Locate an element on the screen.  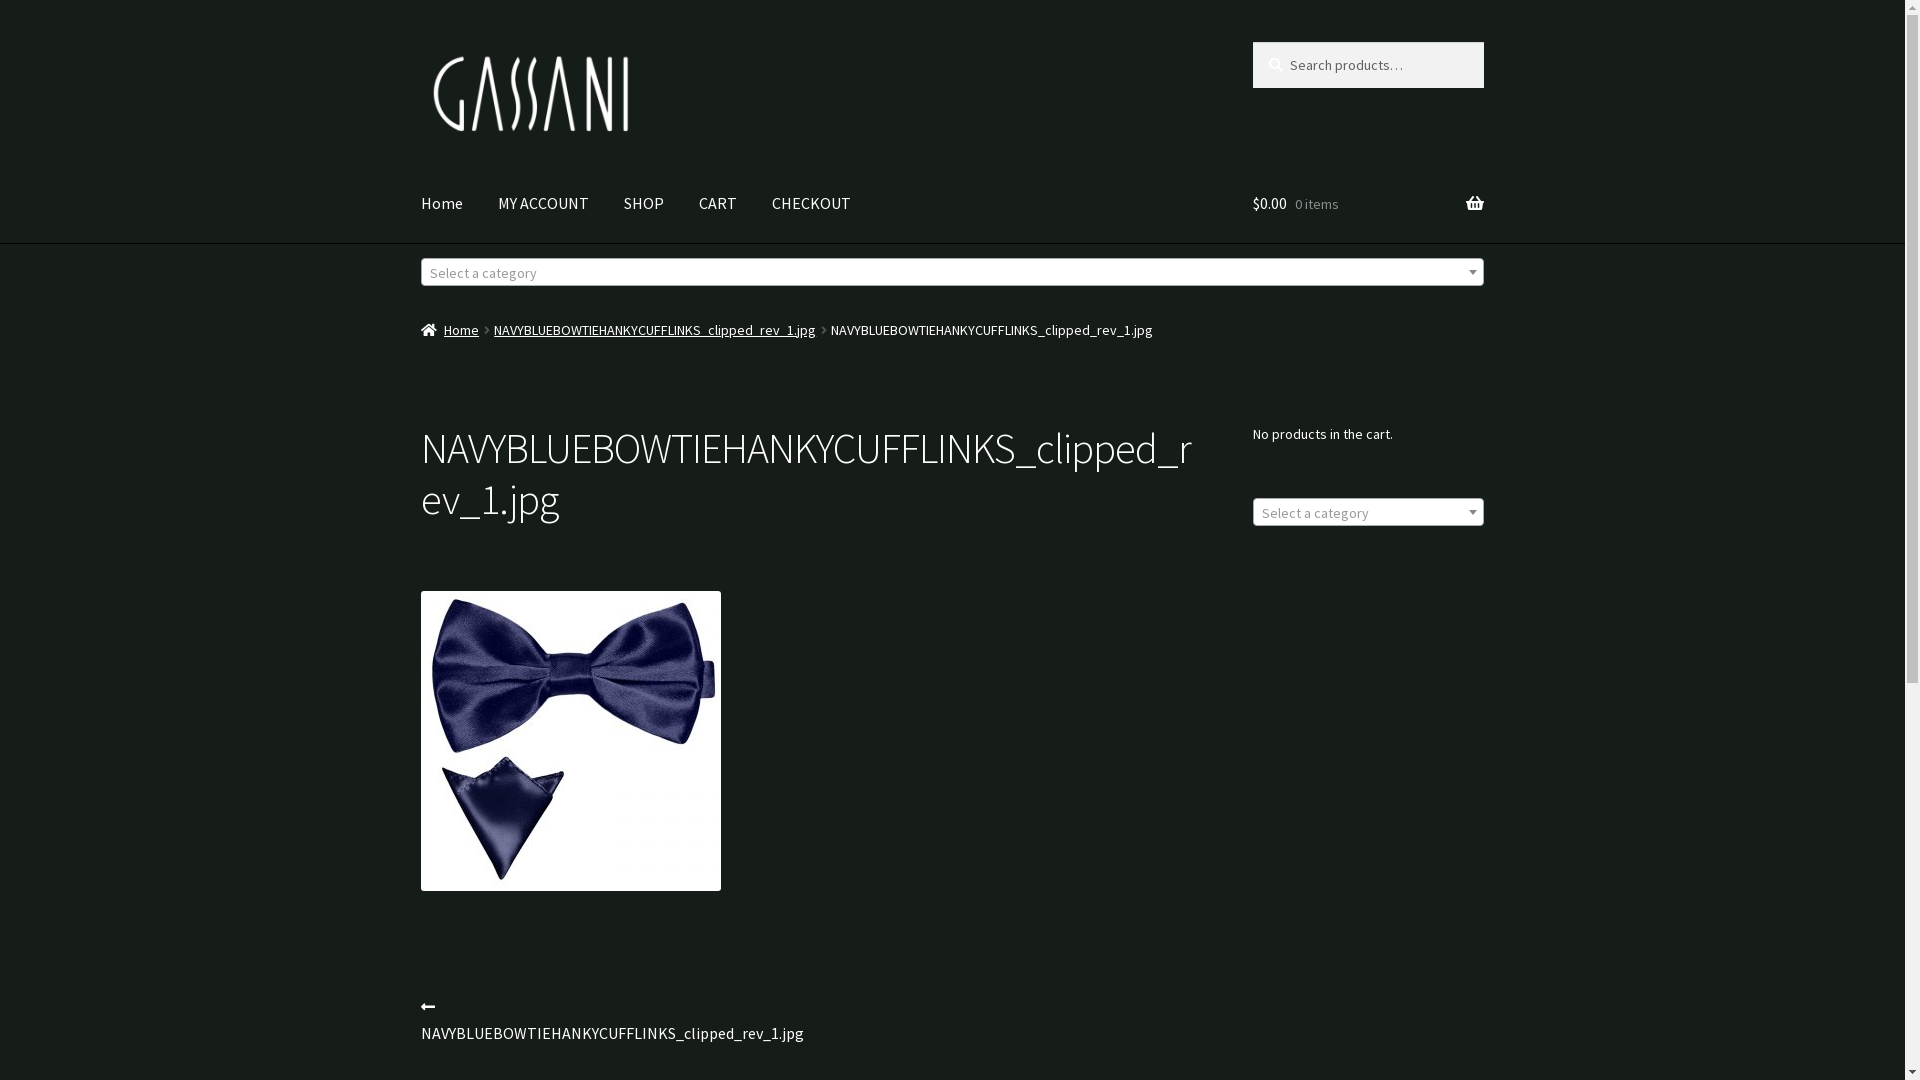
'$0.00 0 items' is located at coordinates (1251, 204).